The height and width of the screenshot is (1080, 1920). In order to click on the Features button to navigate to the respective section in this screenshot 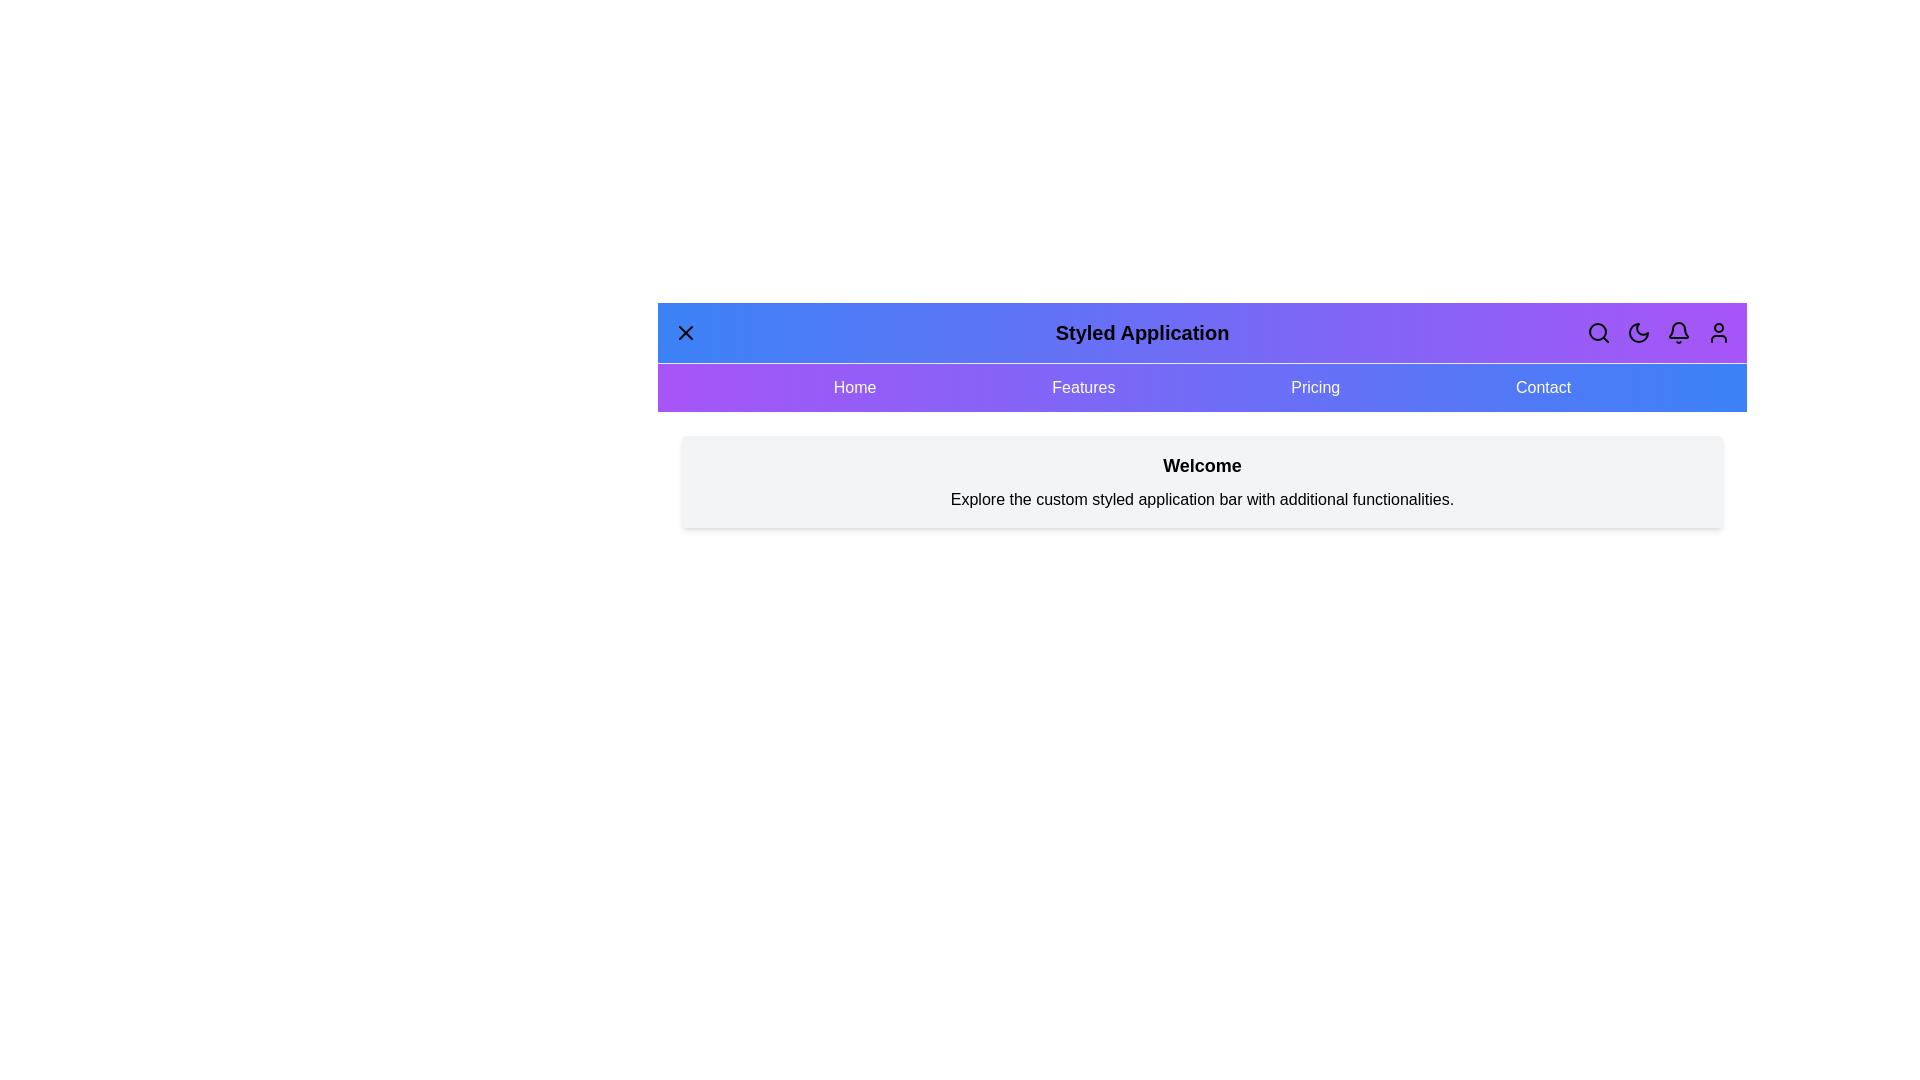, I will do `click(1082, 388)`.